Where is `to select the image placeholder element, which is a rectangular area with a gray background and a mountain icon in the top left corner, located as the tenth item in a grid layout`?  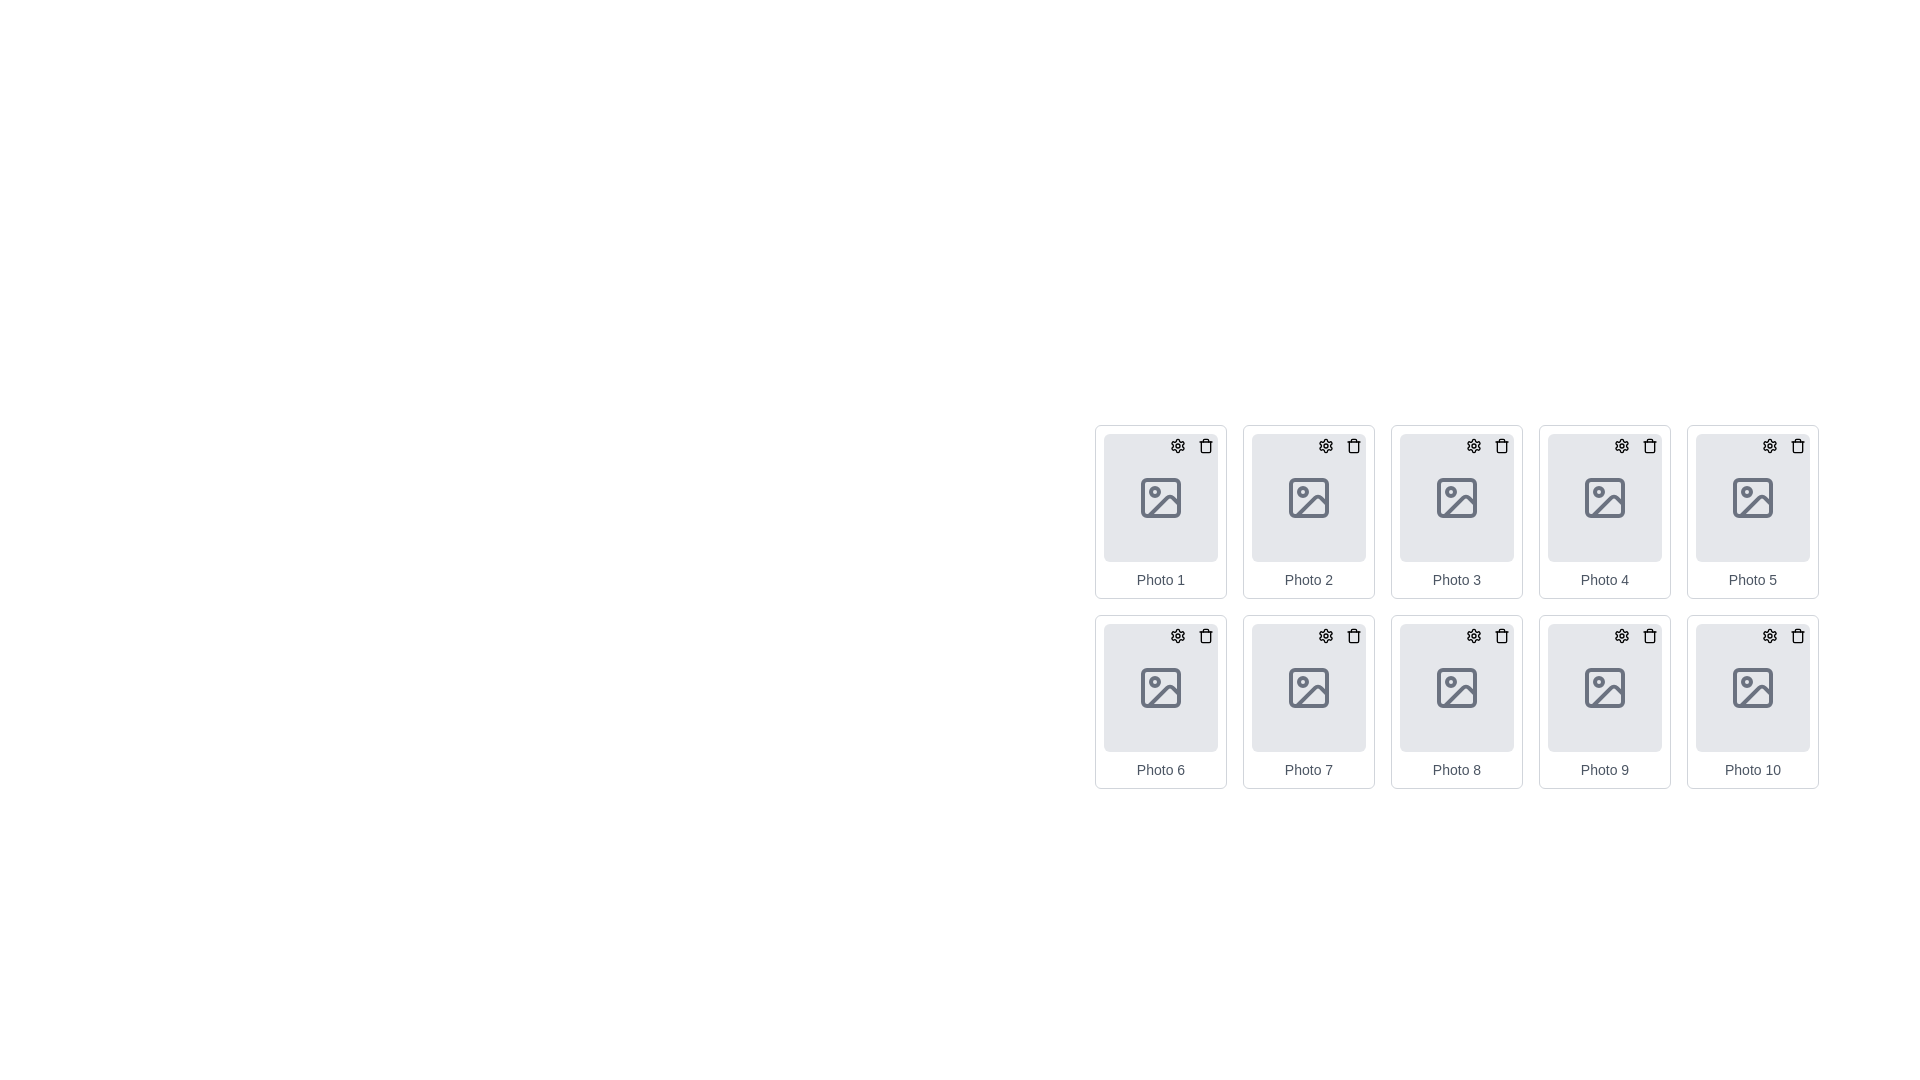 to select the image placeholder element, which is a rectangular area with a gray background and a mountain icon in the top left corner, located as the tenth item in a grid layout is located at coordinates (1751, 686).